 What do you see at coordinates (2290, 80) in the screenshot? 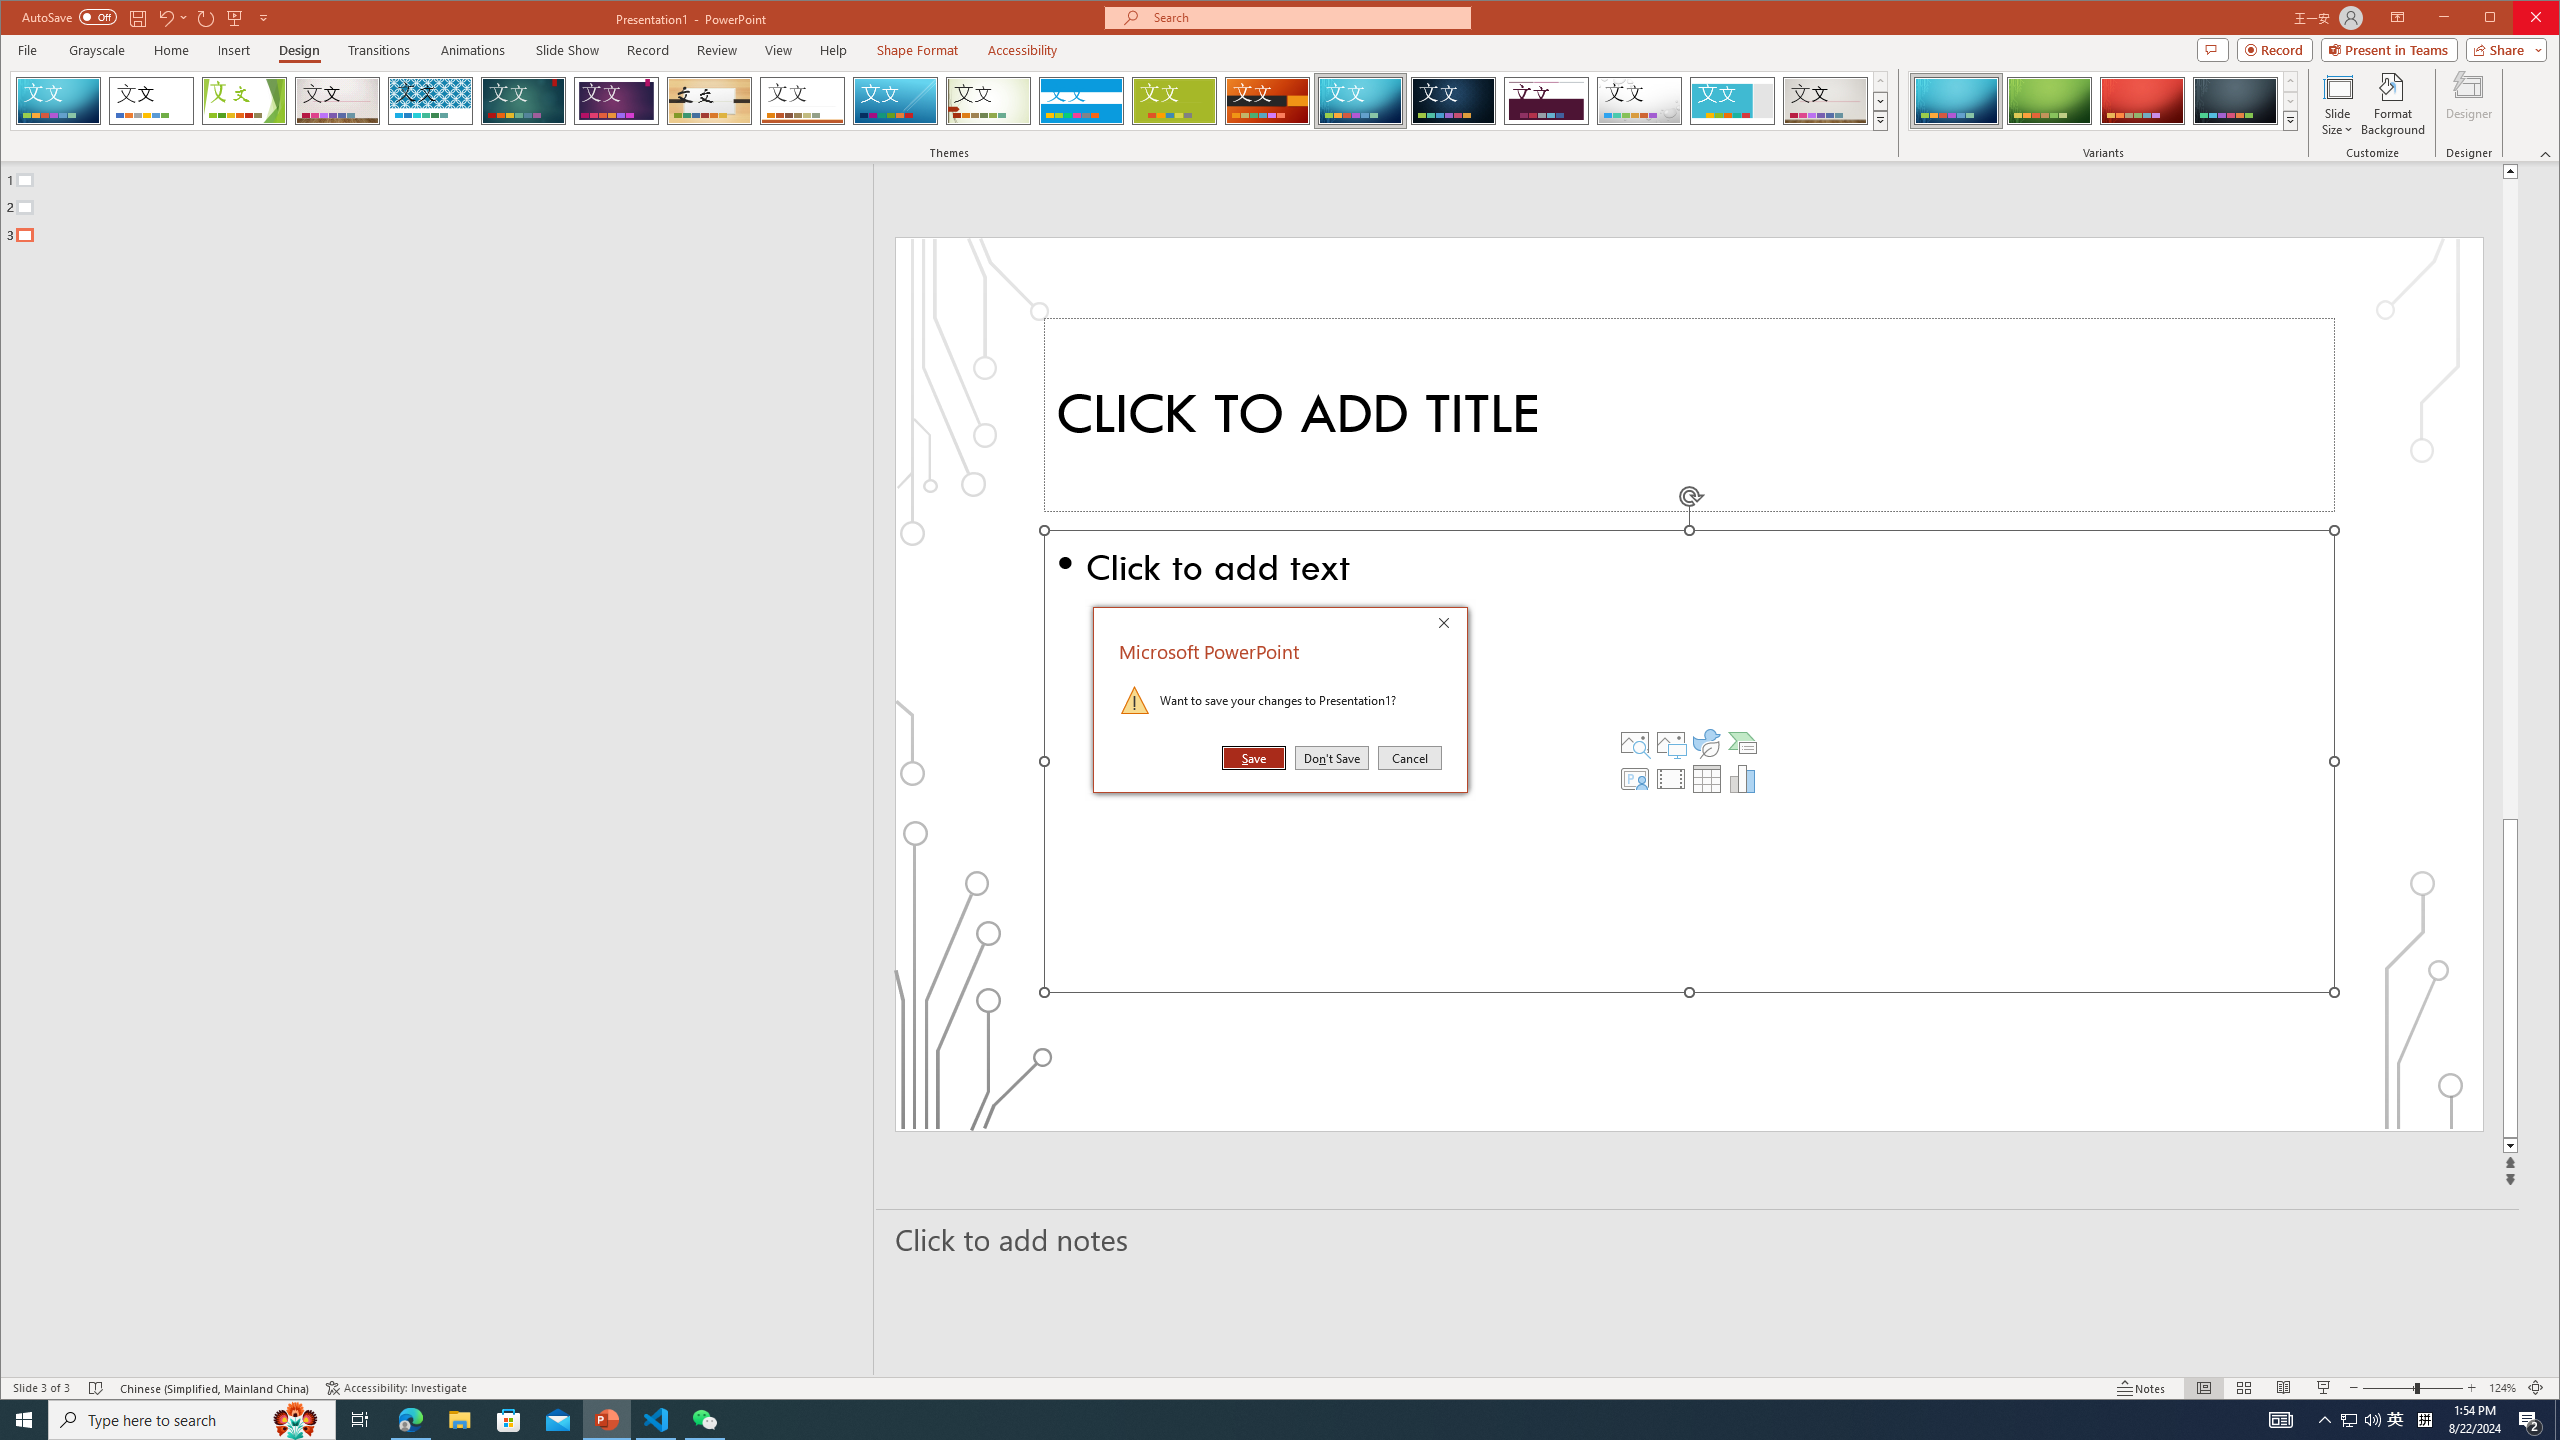
I see `'Row up'` at bounding box center [2290, 80].